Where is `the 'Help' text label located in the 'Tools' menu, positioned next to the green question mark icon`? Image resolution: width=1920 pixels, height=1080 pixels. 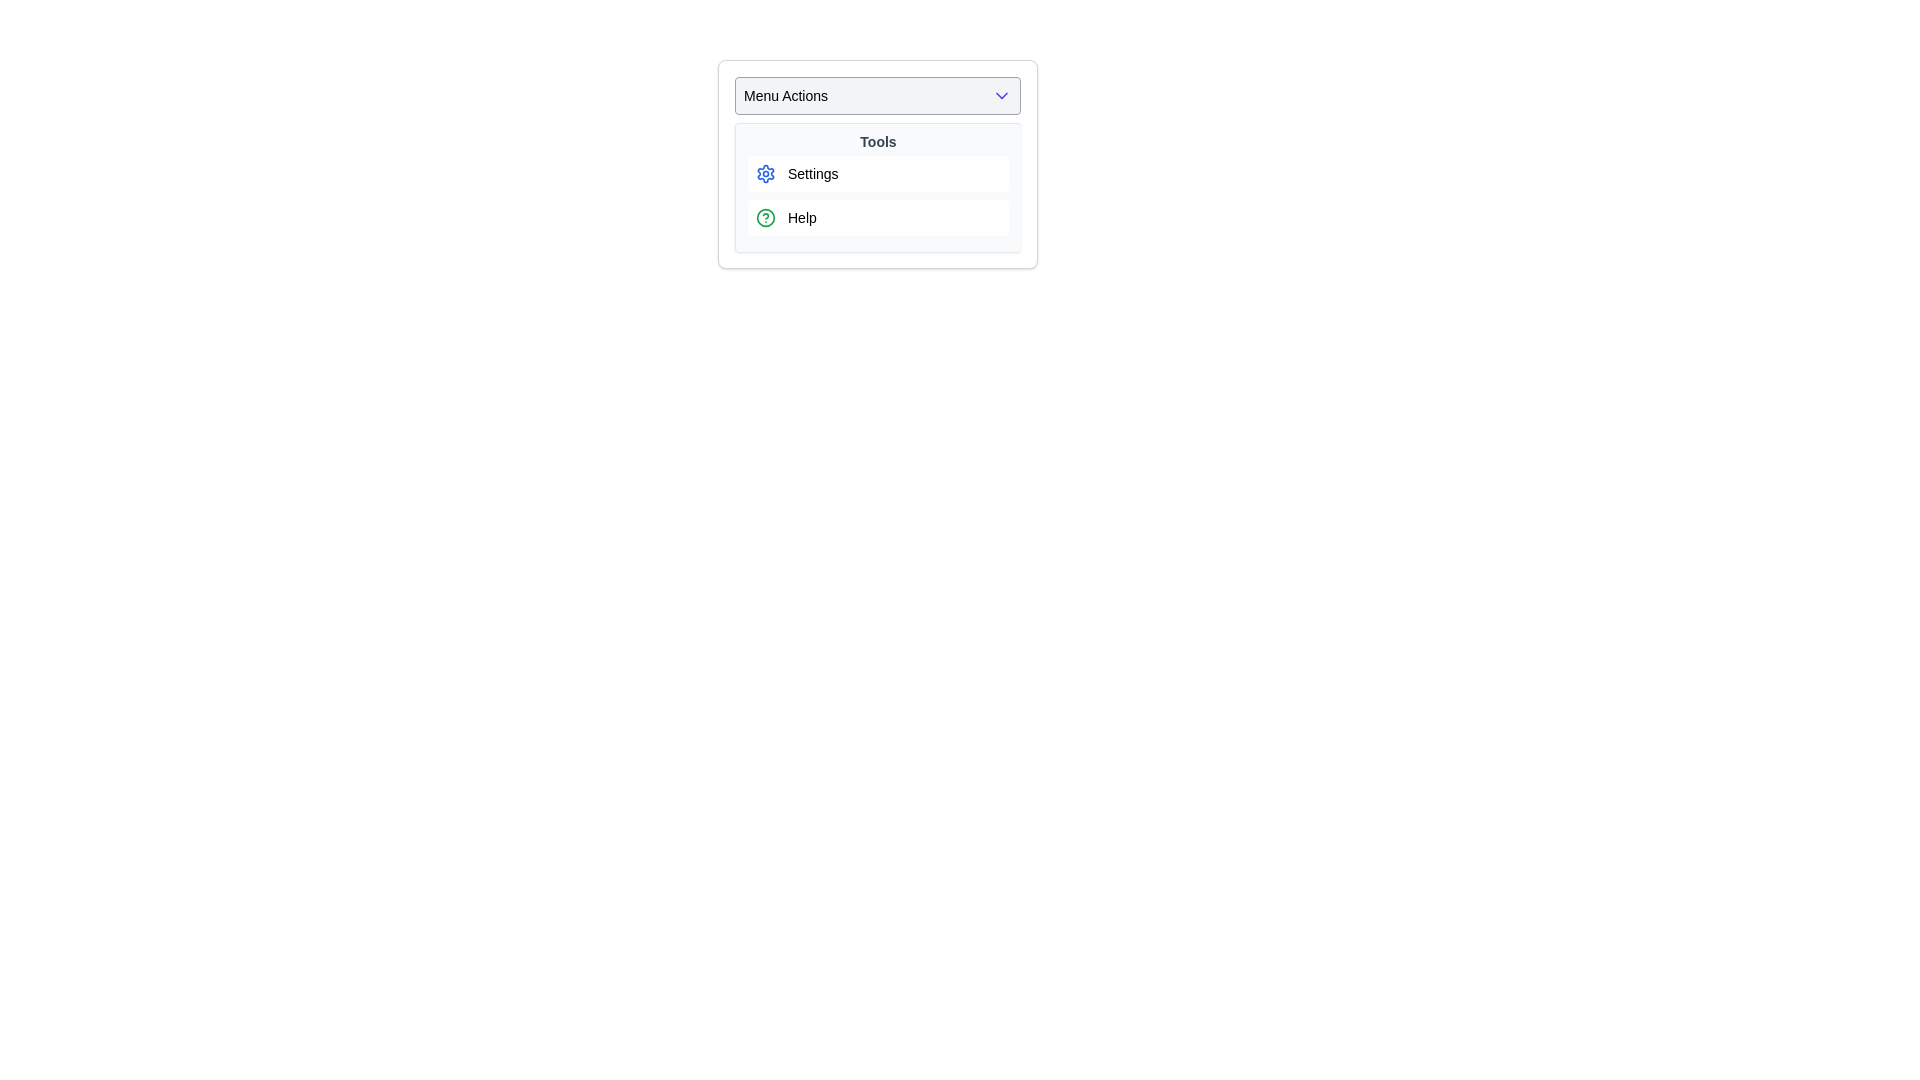 the 'Help' text label located in the 'Tools' menu, positioned next to the green question mark icon is located at coordinates (802, 218).